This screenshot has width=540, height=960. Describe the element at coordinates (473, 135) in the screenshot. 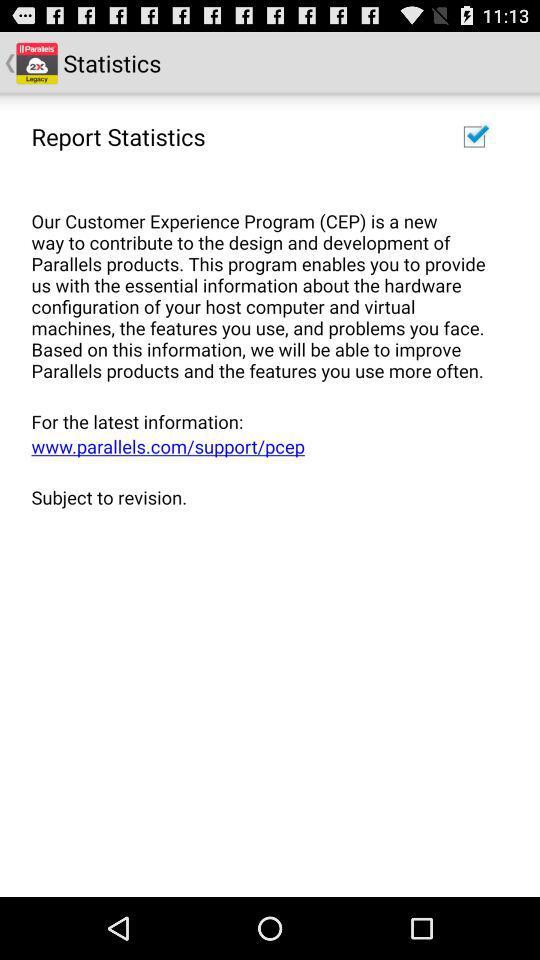

I see `app next to the report statistics` at that location.